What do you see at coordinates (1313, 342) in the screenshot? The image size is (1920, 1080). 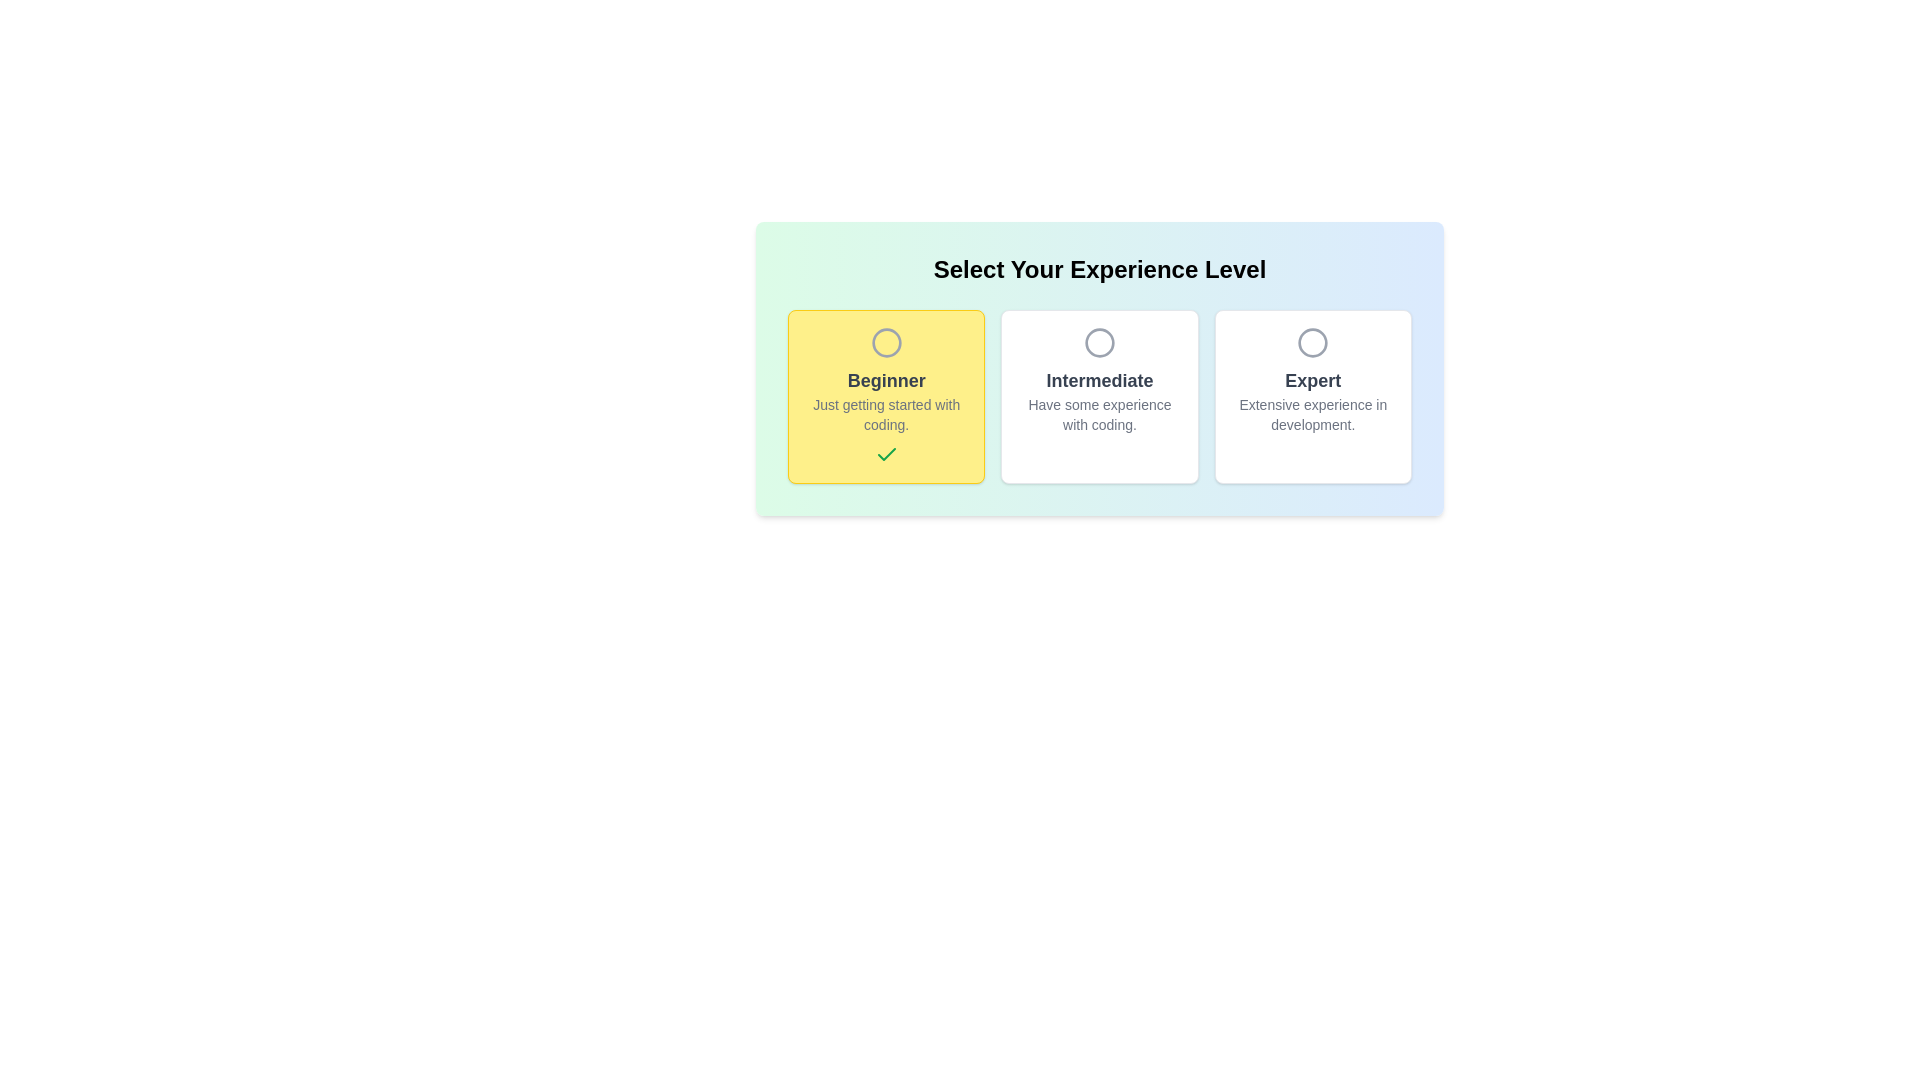 I see `the Circle graphic that indicates the selection of the 'Expert' experience level, located in the rightmost card under 'Select Your Experience Level'` at bounding box center [1313, 342].